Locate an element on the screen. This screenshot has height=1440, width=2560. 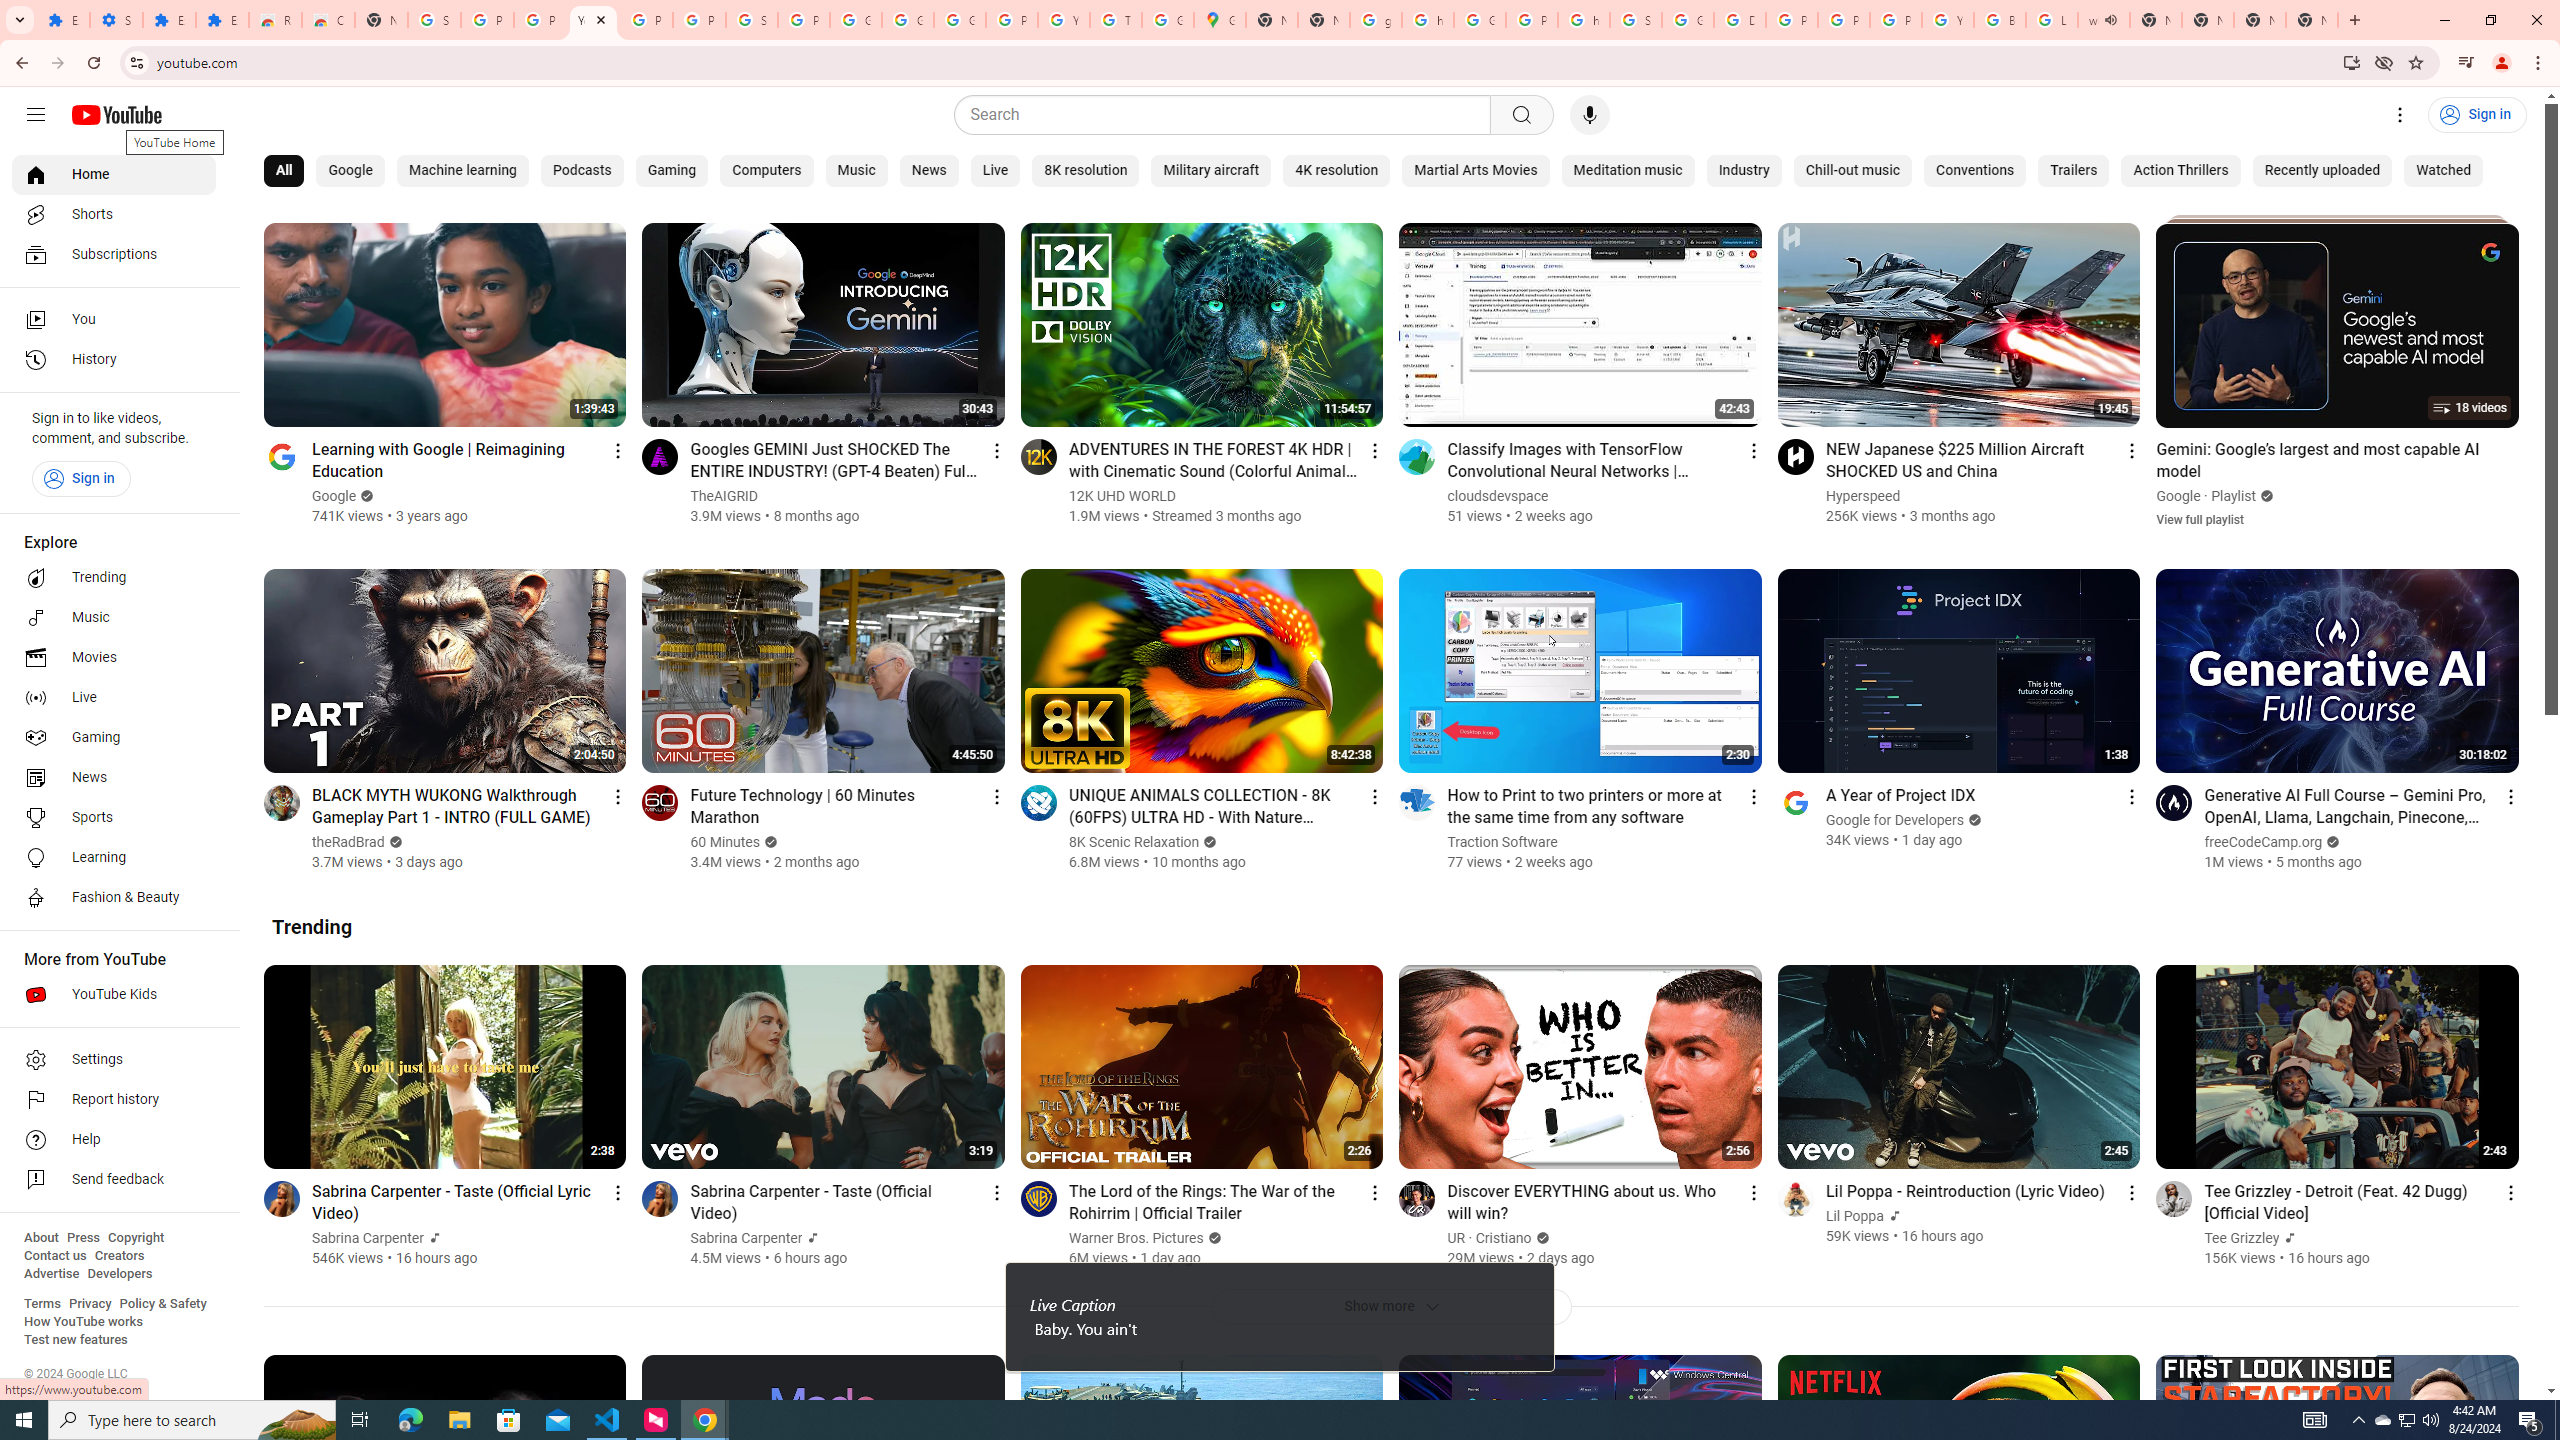
'Learning' is located at coordinates (113, 857).